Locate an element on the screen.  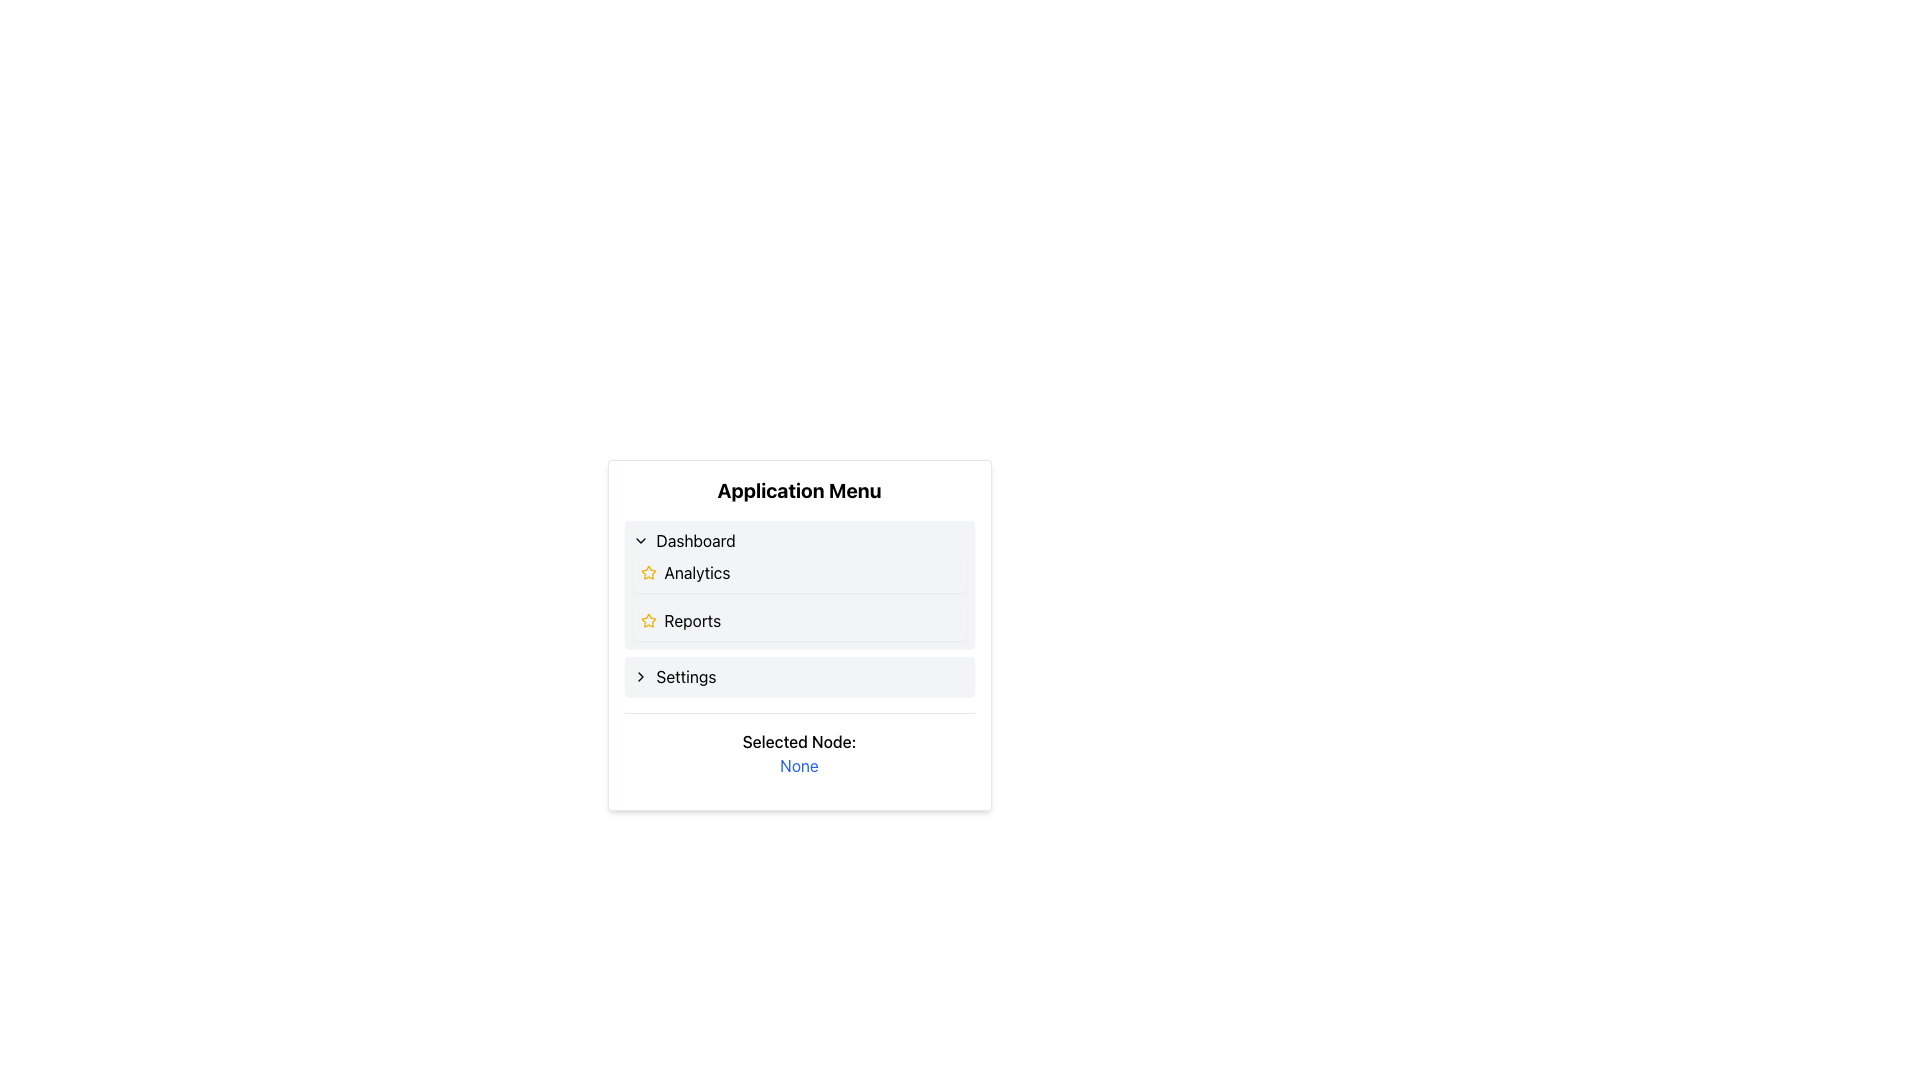
the Clickable Text Item with an Icon is located at coordinates (798, 540).